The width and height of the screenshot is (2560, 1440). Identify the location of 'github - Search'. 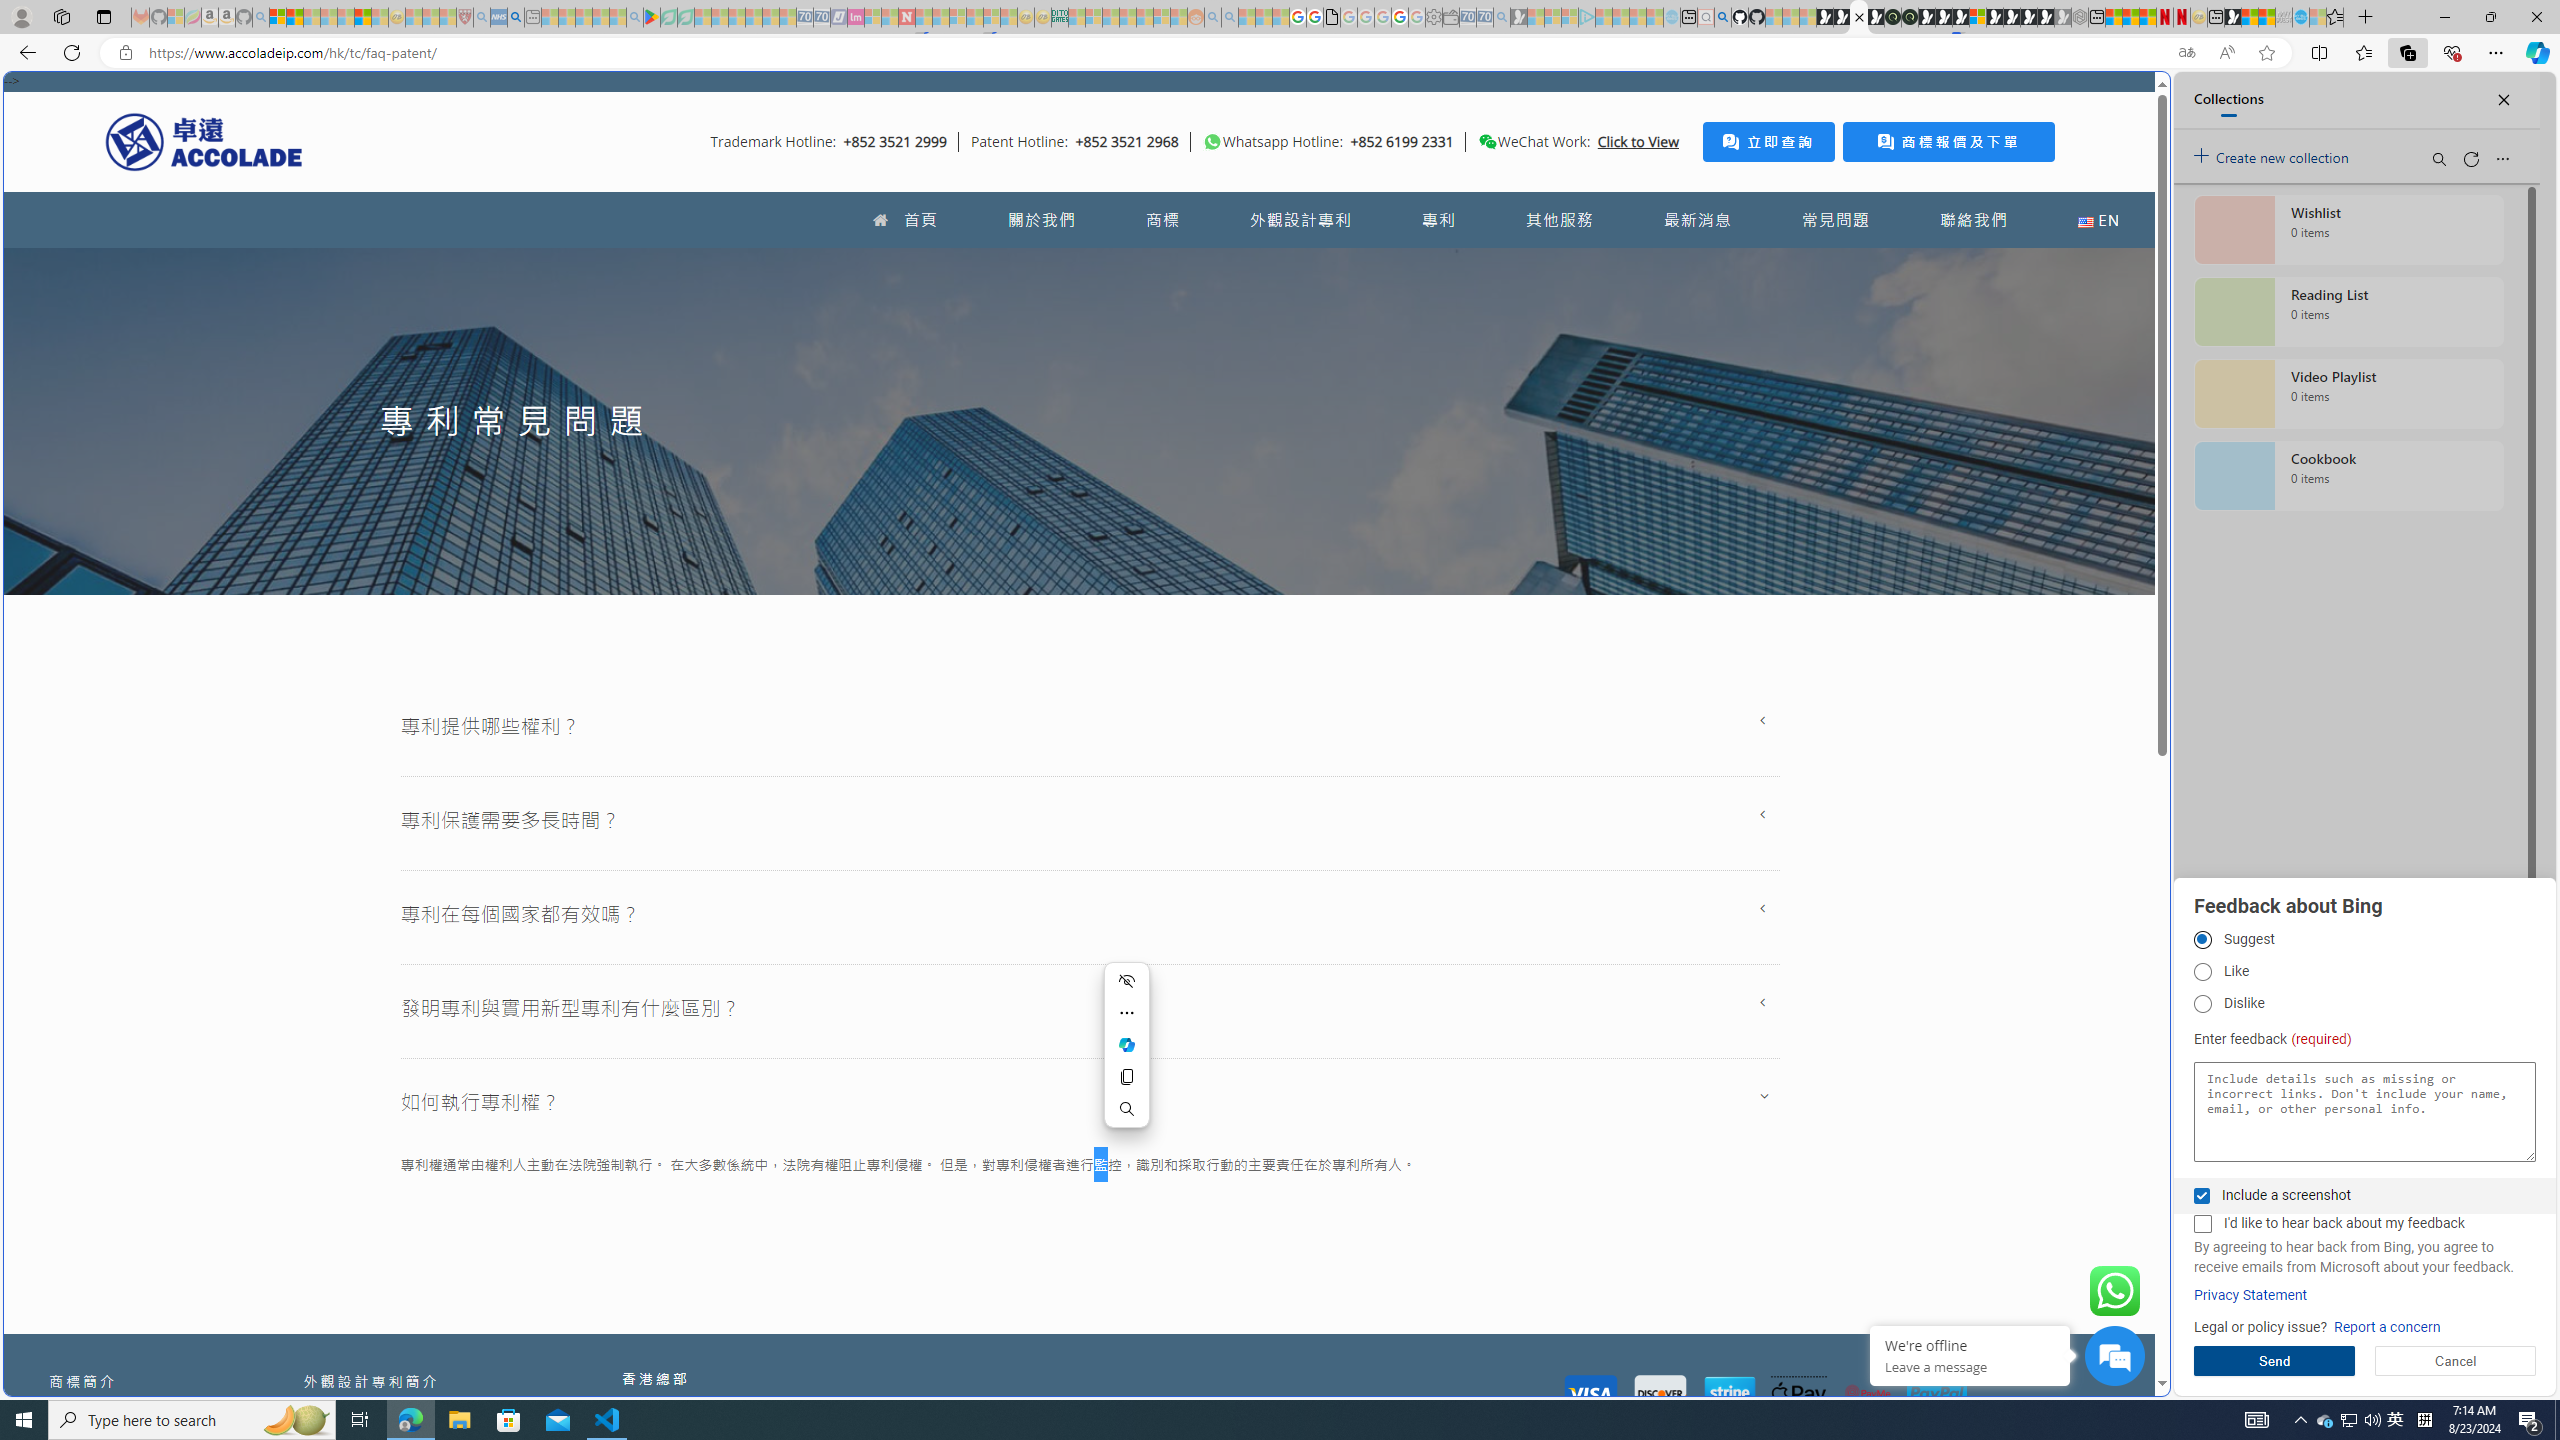
(1721, 16).